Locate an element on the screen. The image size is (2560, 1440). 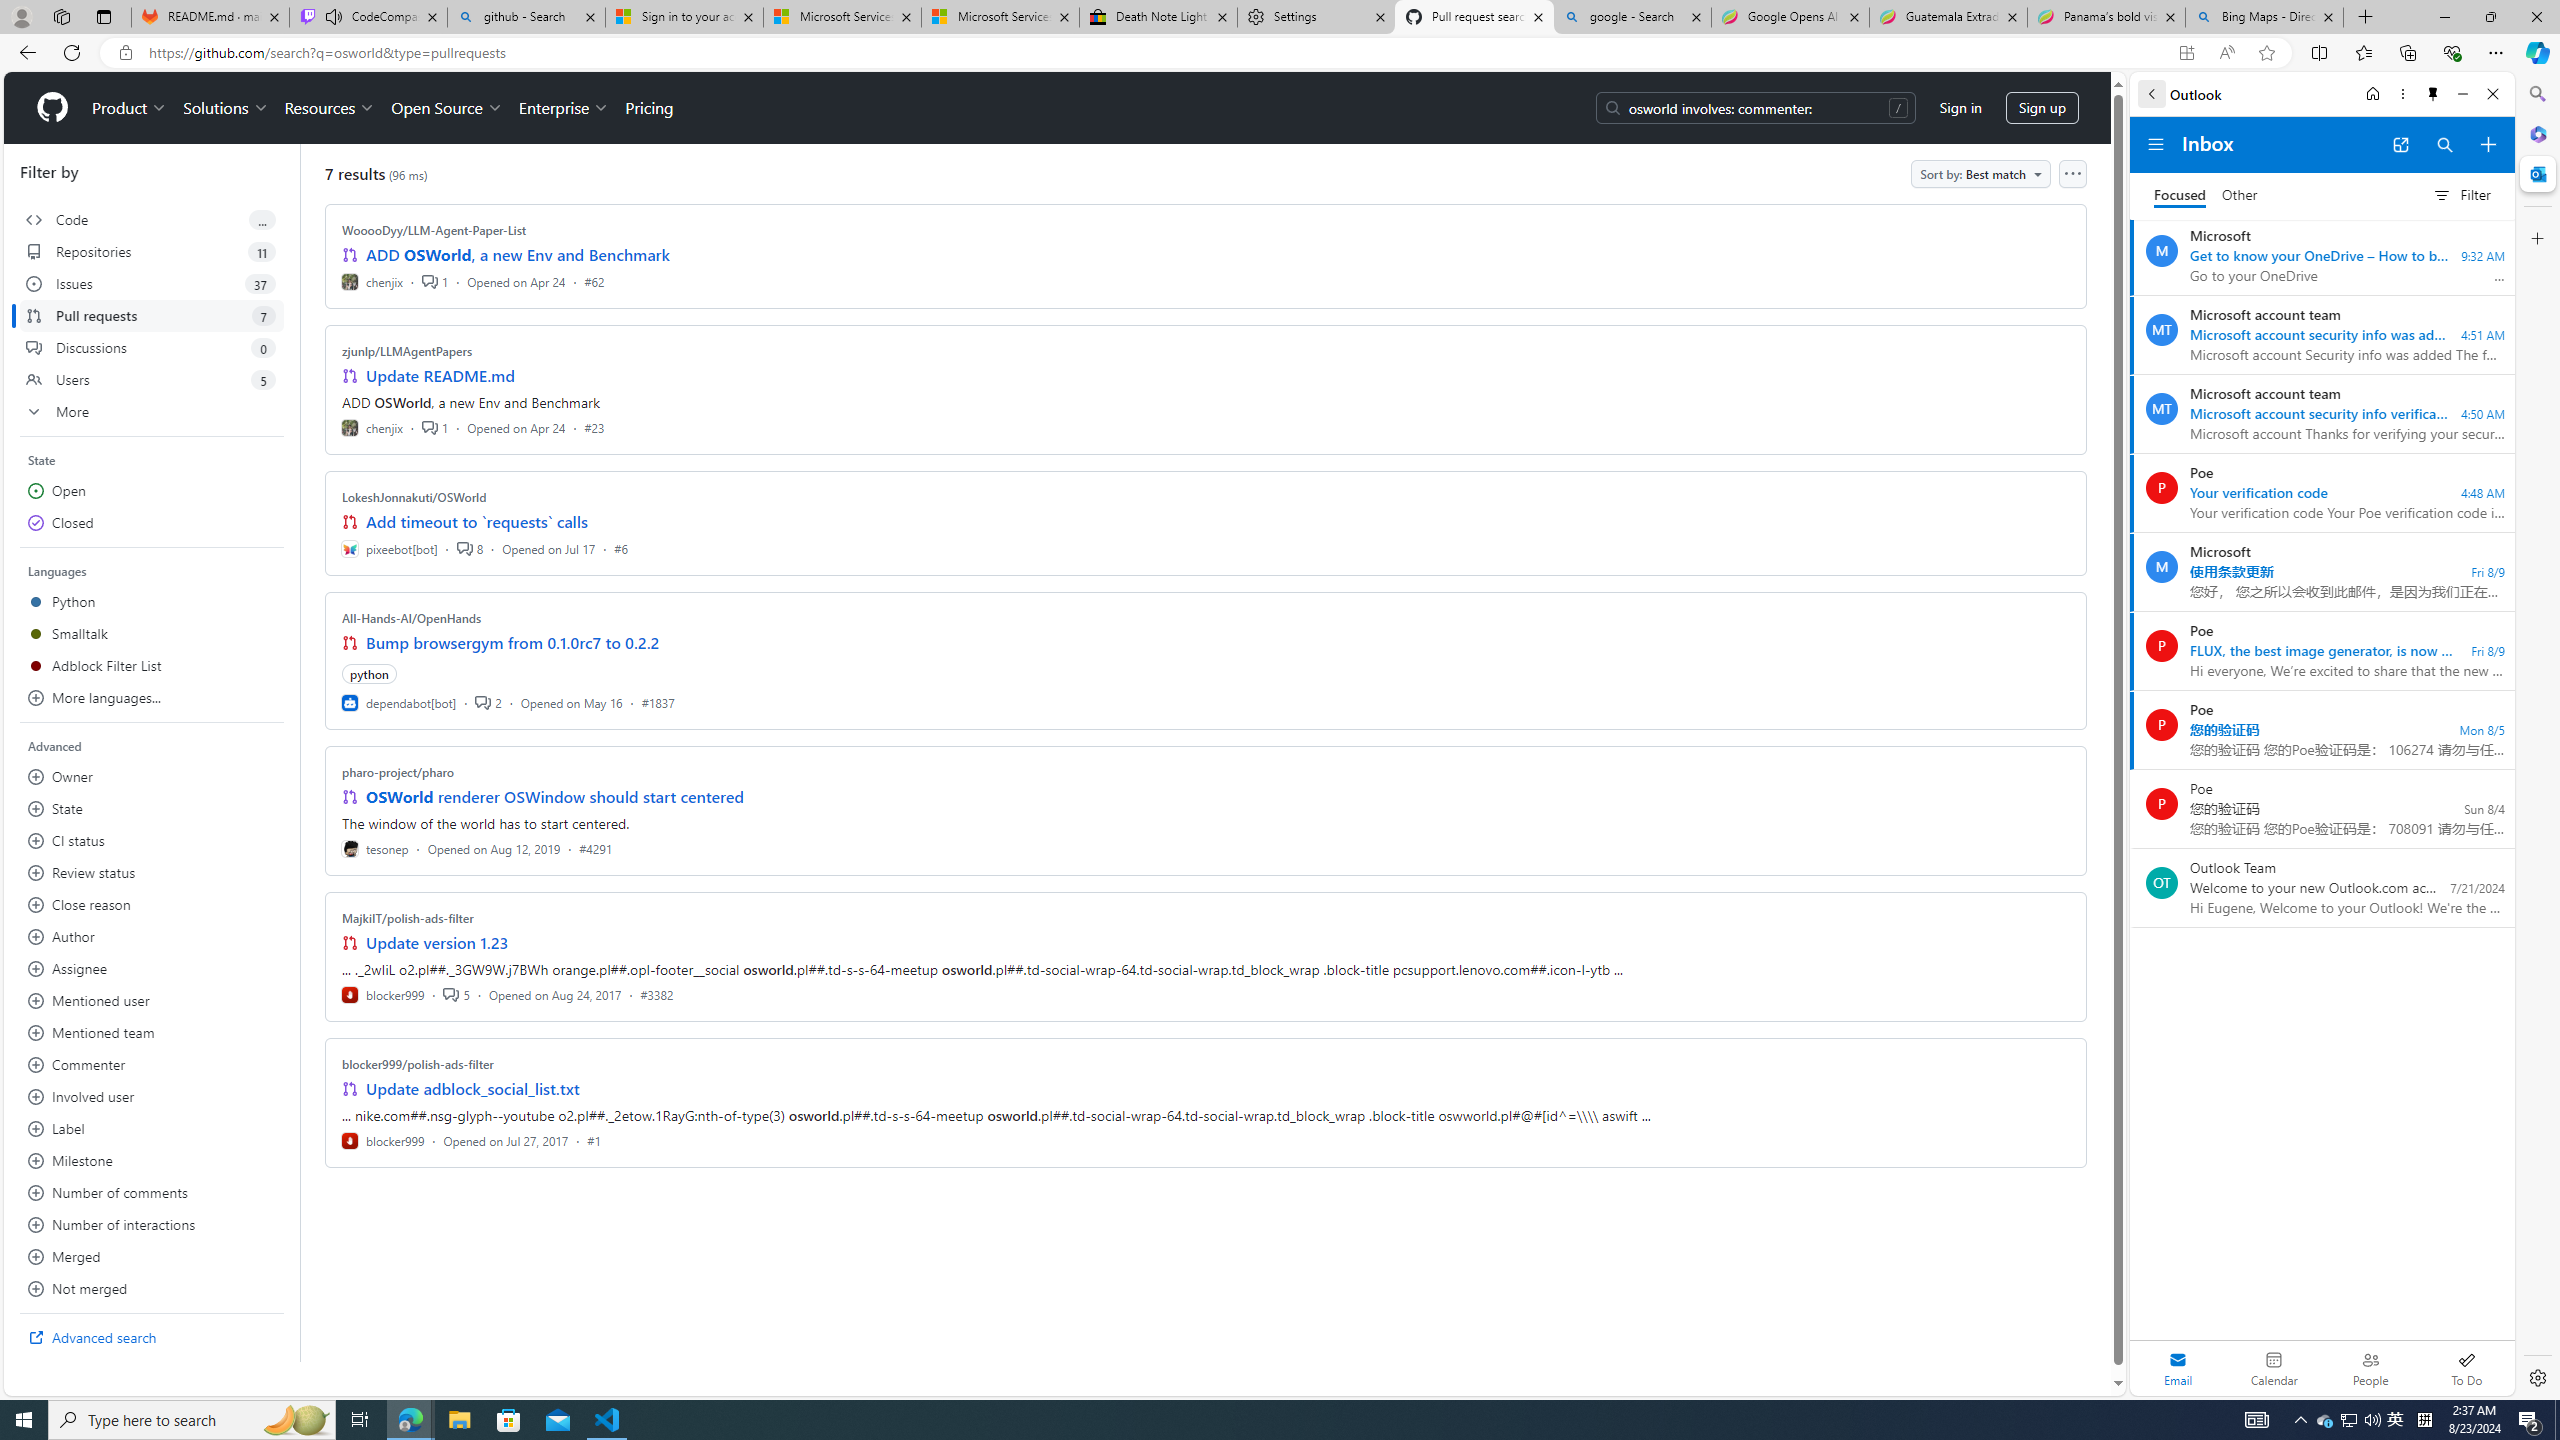
'tesonep' is located at coordinates (375, 847).